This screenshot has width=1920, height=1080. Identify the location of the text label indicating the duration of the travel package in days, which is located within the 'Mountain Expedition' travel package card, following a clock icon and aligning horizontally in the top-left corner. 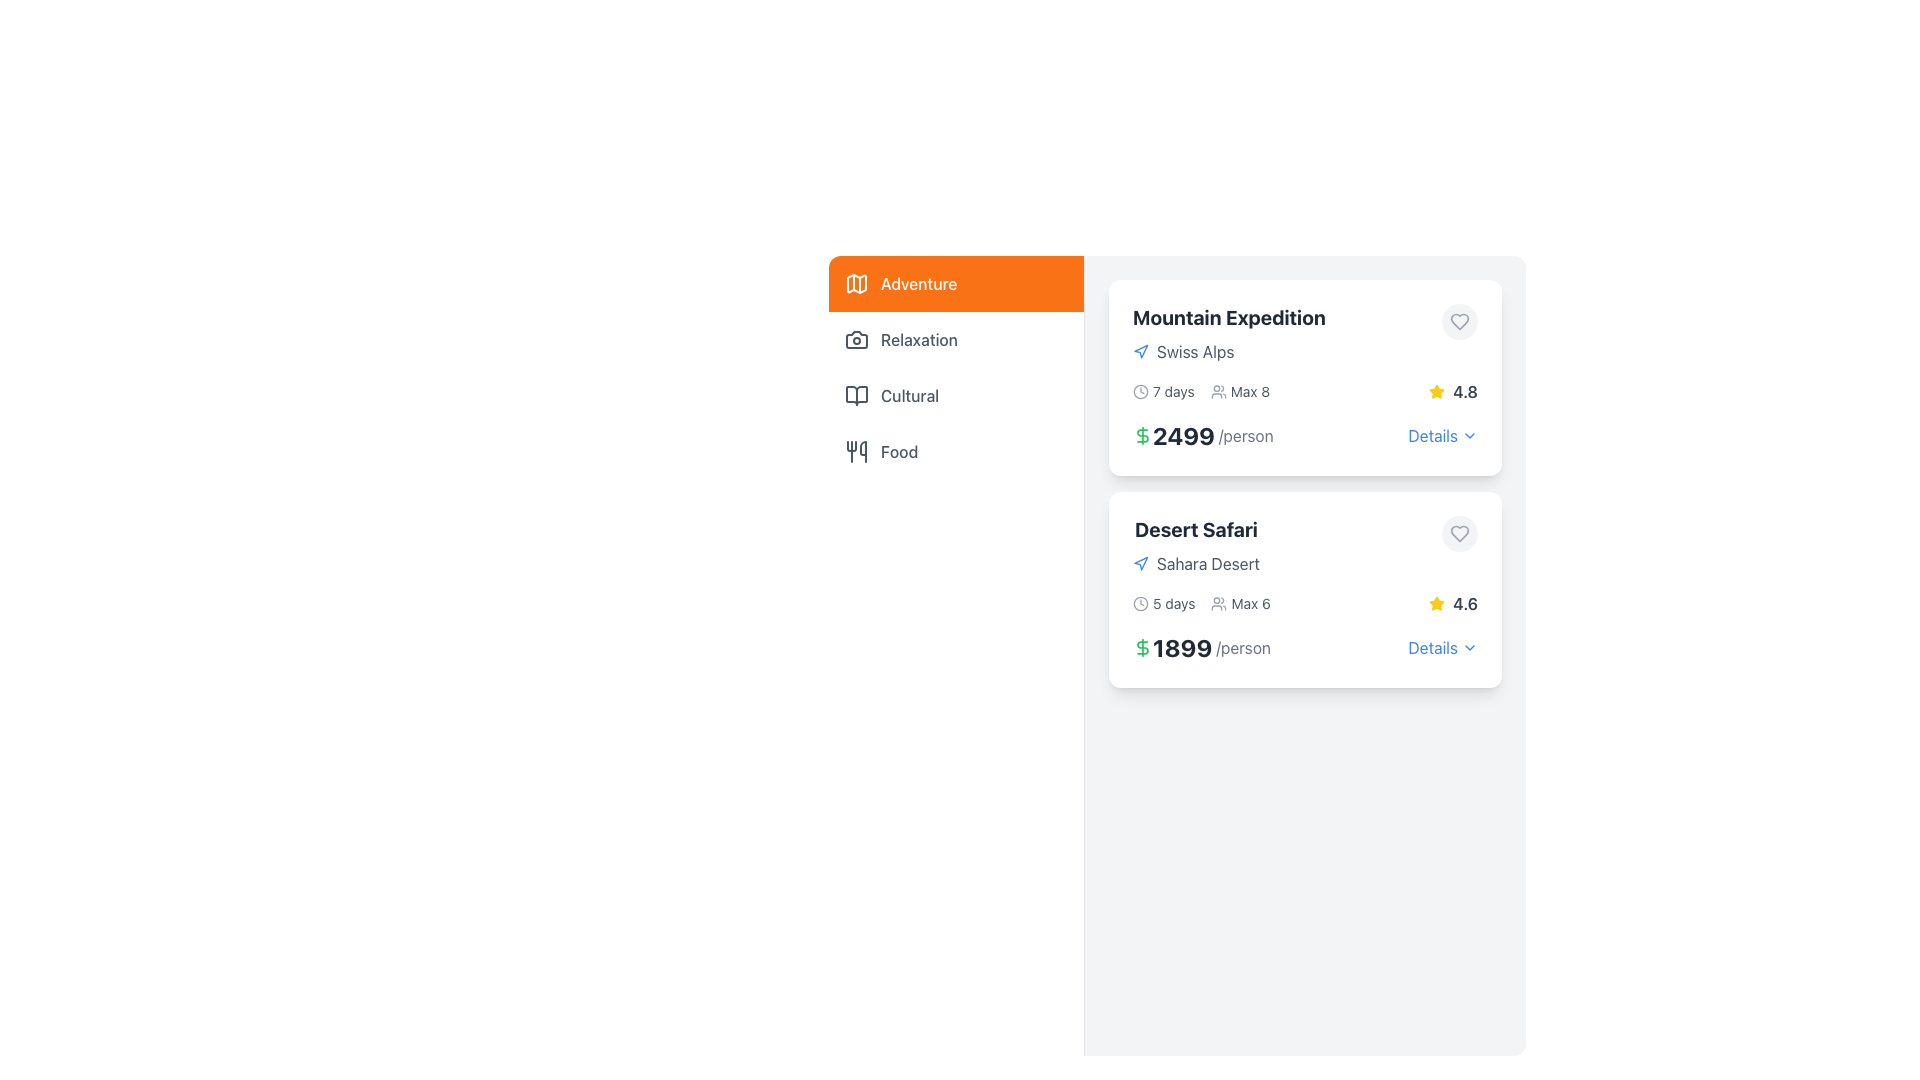
(1173, 392).